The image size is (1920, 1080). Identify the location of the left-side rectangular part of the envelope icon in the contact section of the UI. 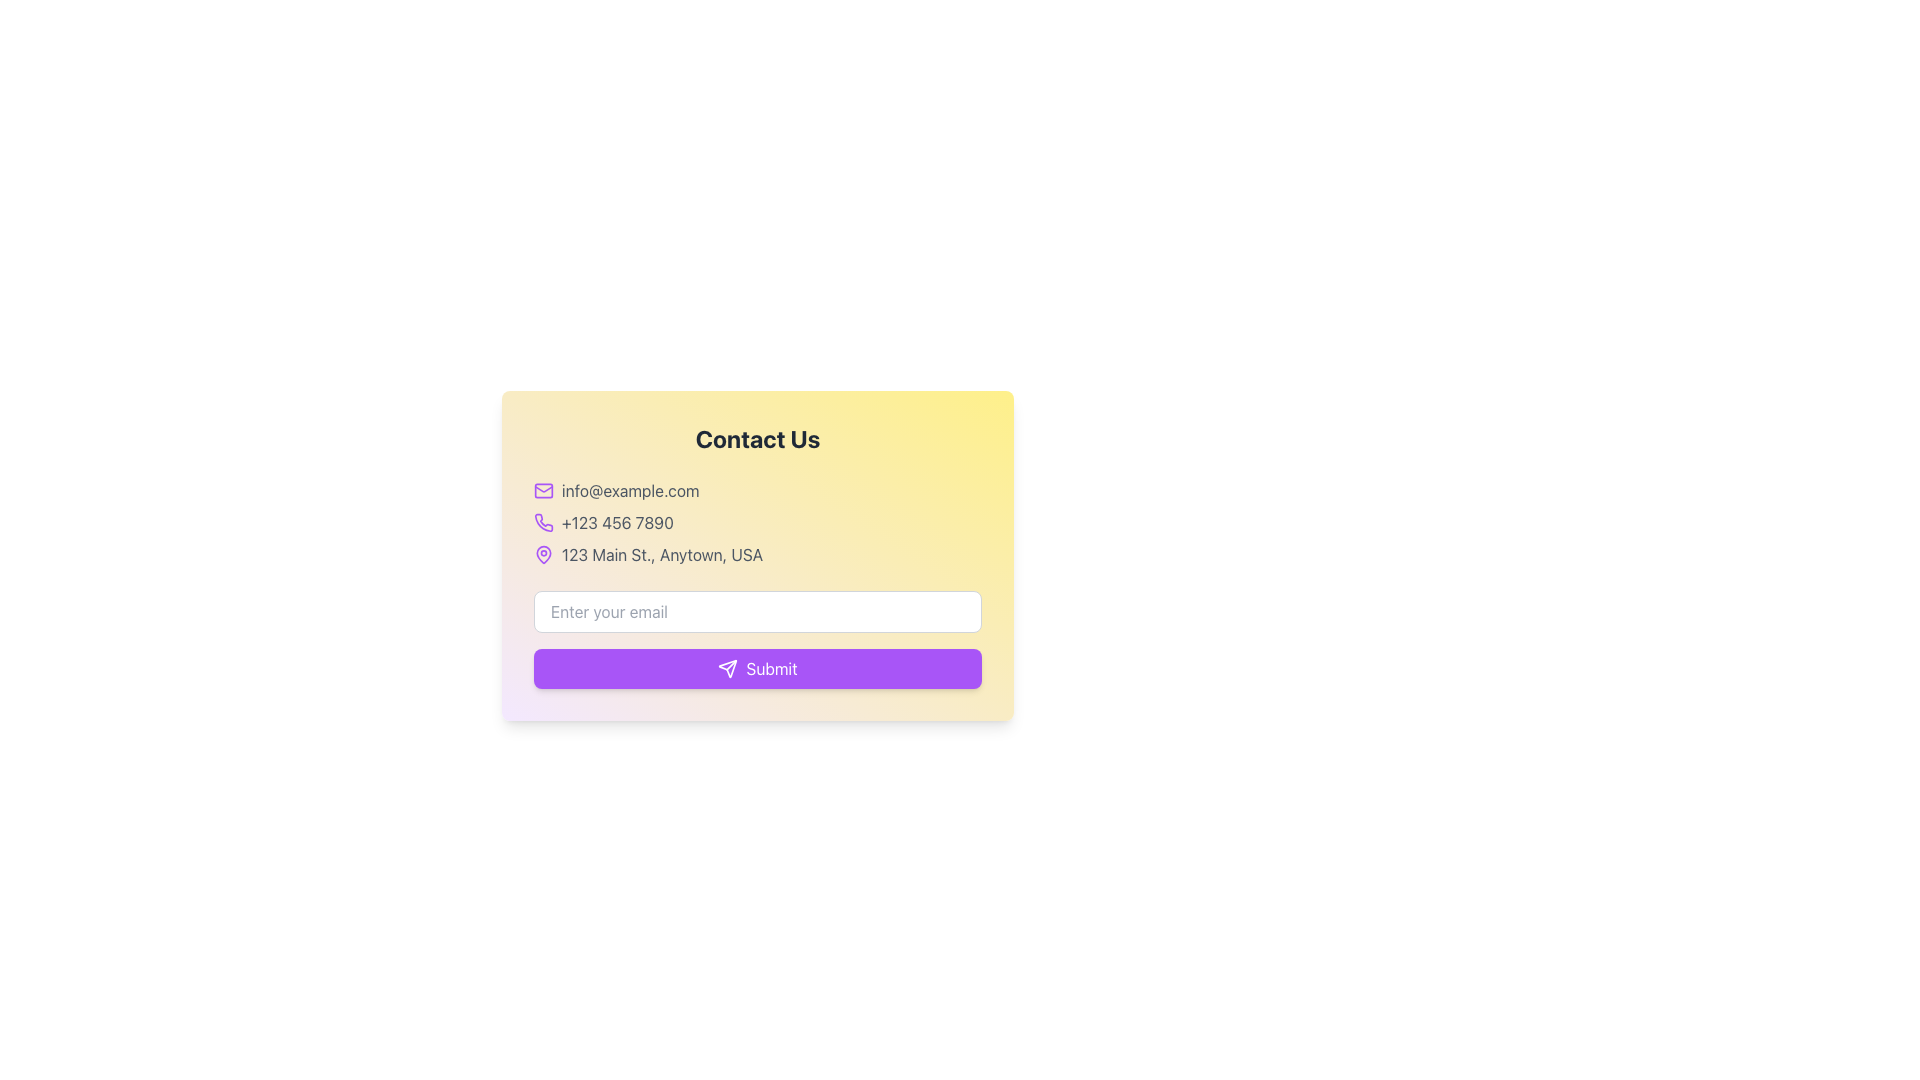
(543, 490).